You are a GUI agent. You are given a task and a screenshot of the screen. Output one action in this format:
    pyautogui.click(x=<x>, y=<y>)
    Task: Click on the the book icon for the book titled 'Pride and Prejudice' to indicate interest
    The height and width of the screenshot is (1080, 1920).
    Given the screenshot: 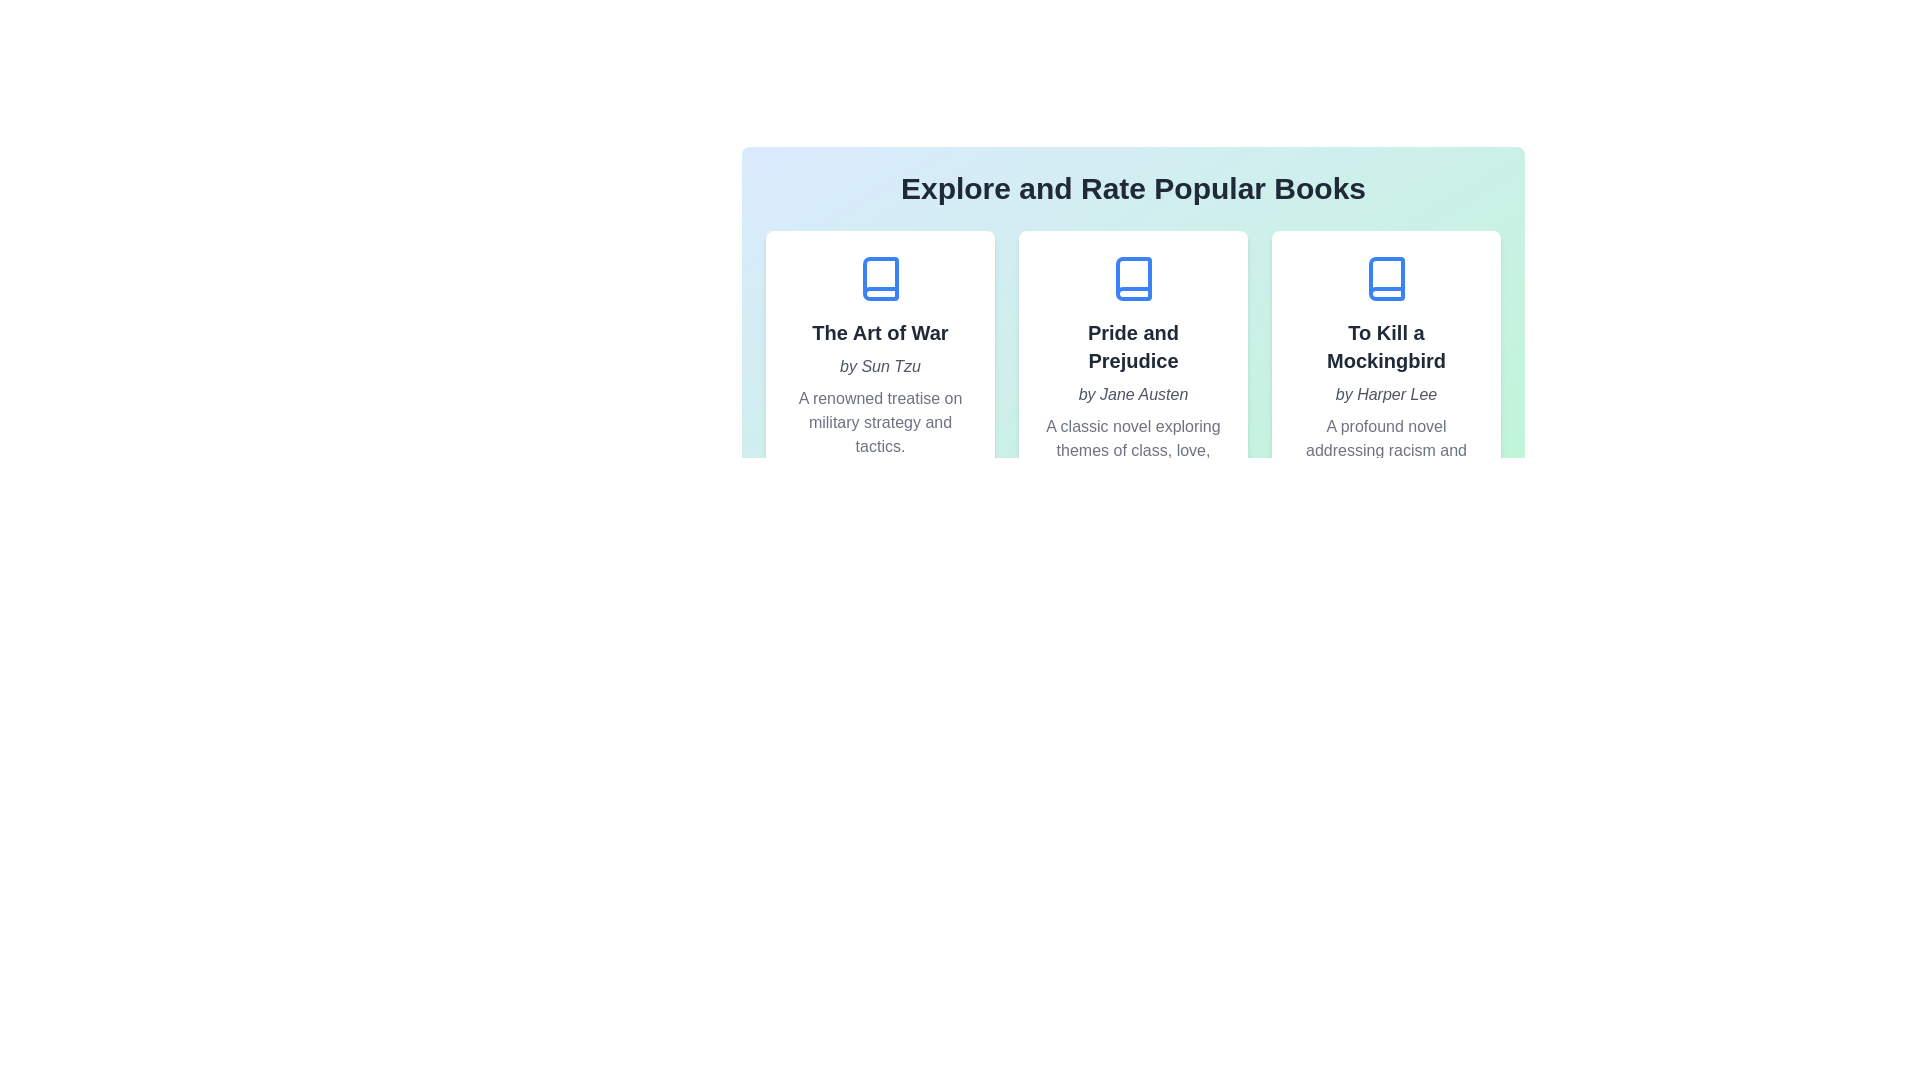 What is the action you would take?
    pyautogui.click(x=1133, y=278)
    